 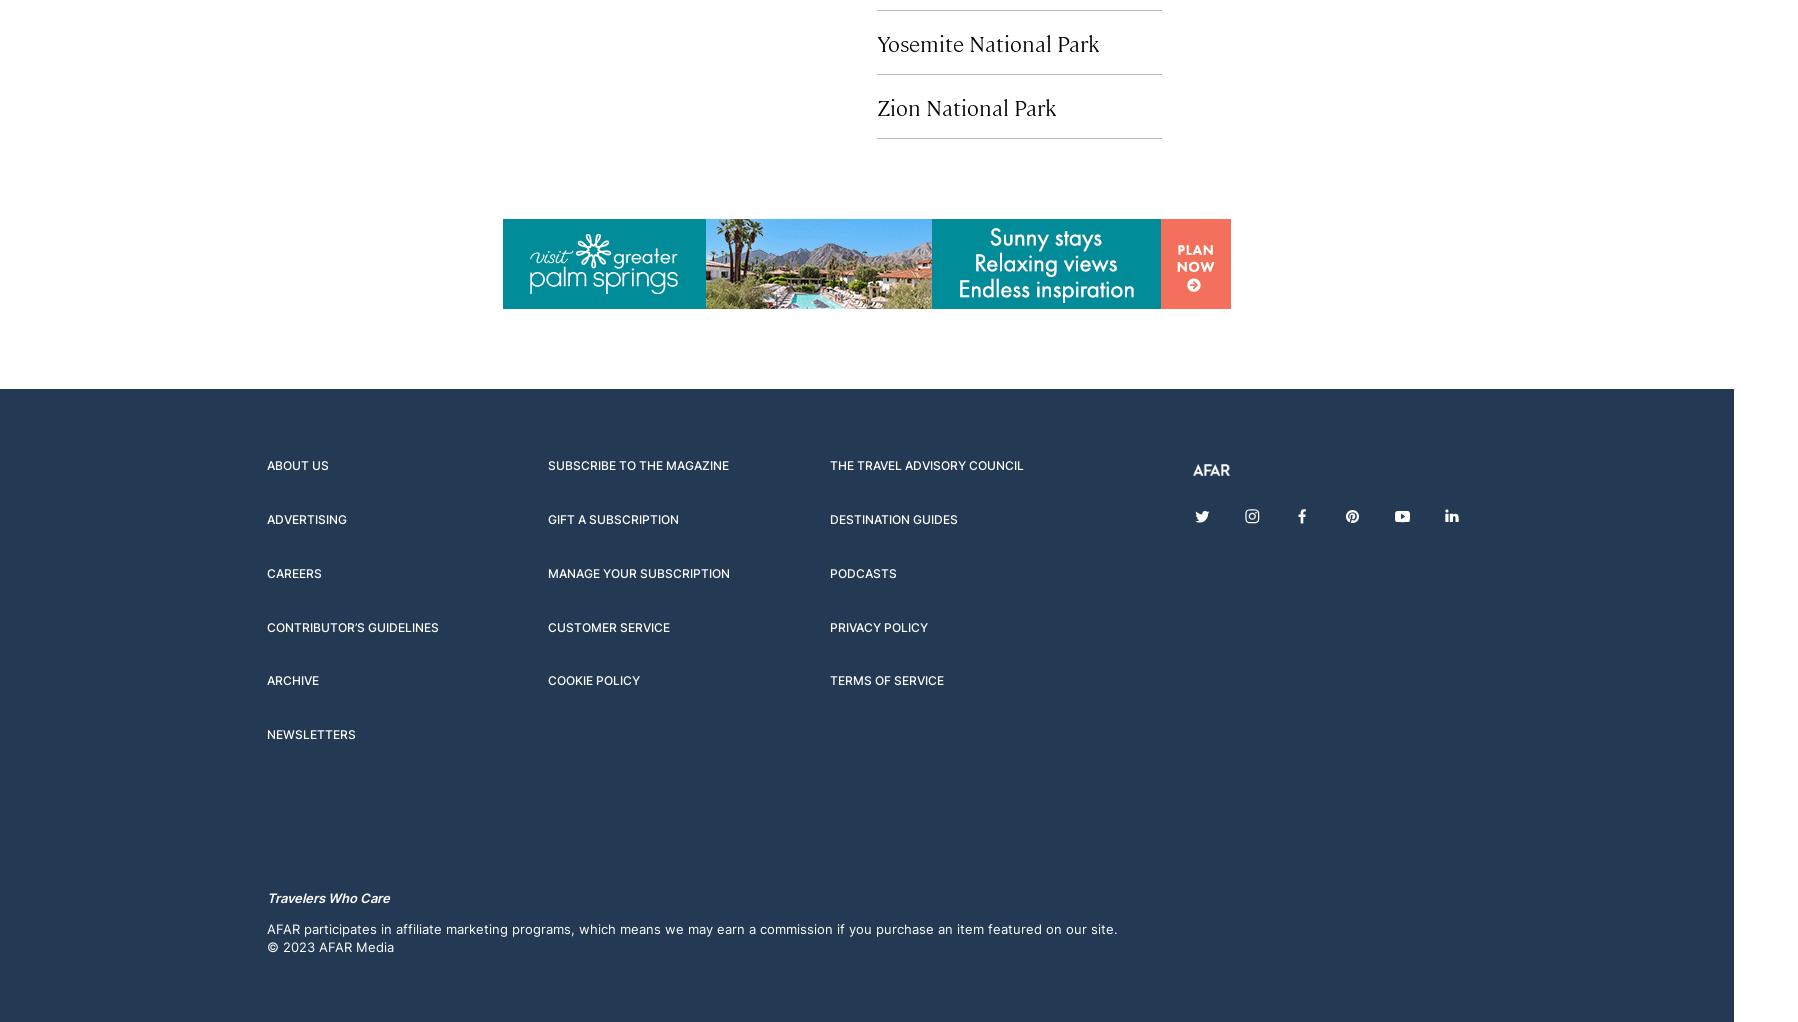 I want to click on 'Manage your subscription', so click(x=638, y=572).